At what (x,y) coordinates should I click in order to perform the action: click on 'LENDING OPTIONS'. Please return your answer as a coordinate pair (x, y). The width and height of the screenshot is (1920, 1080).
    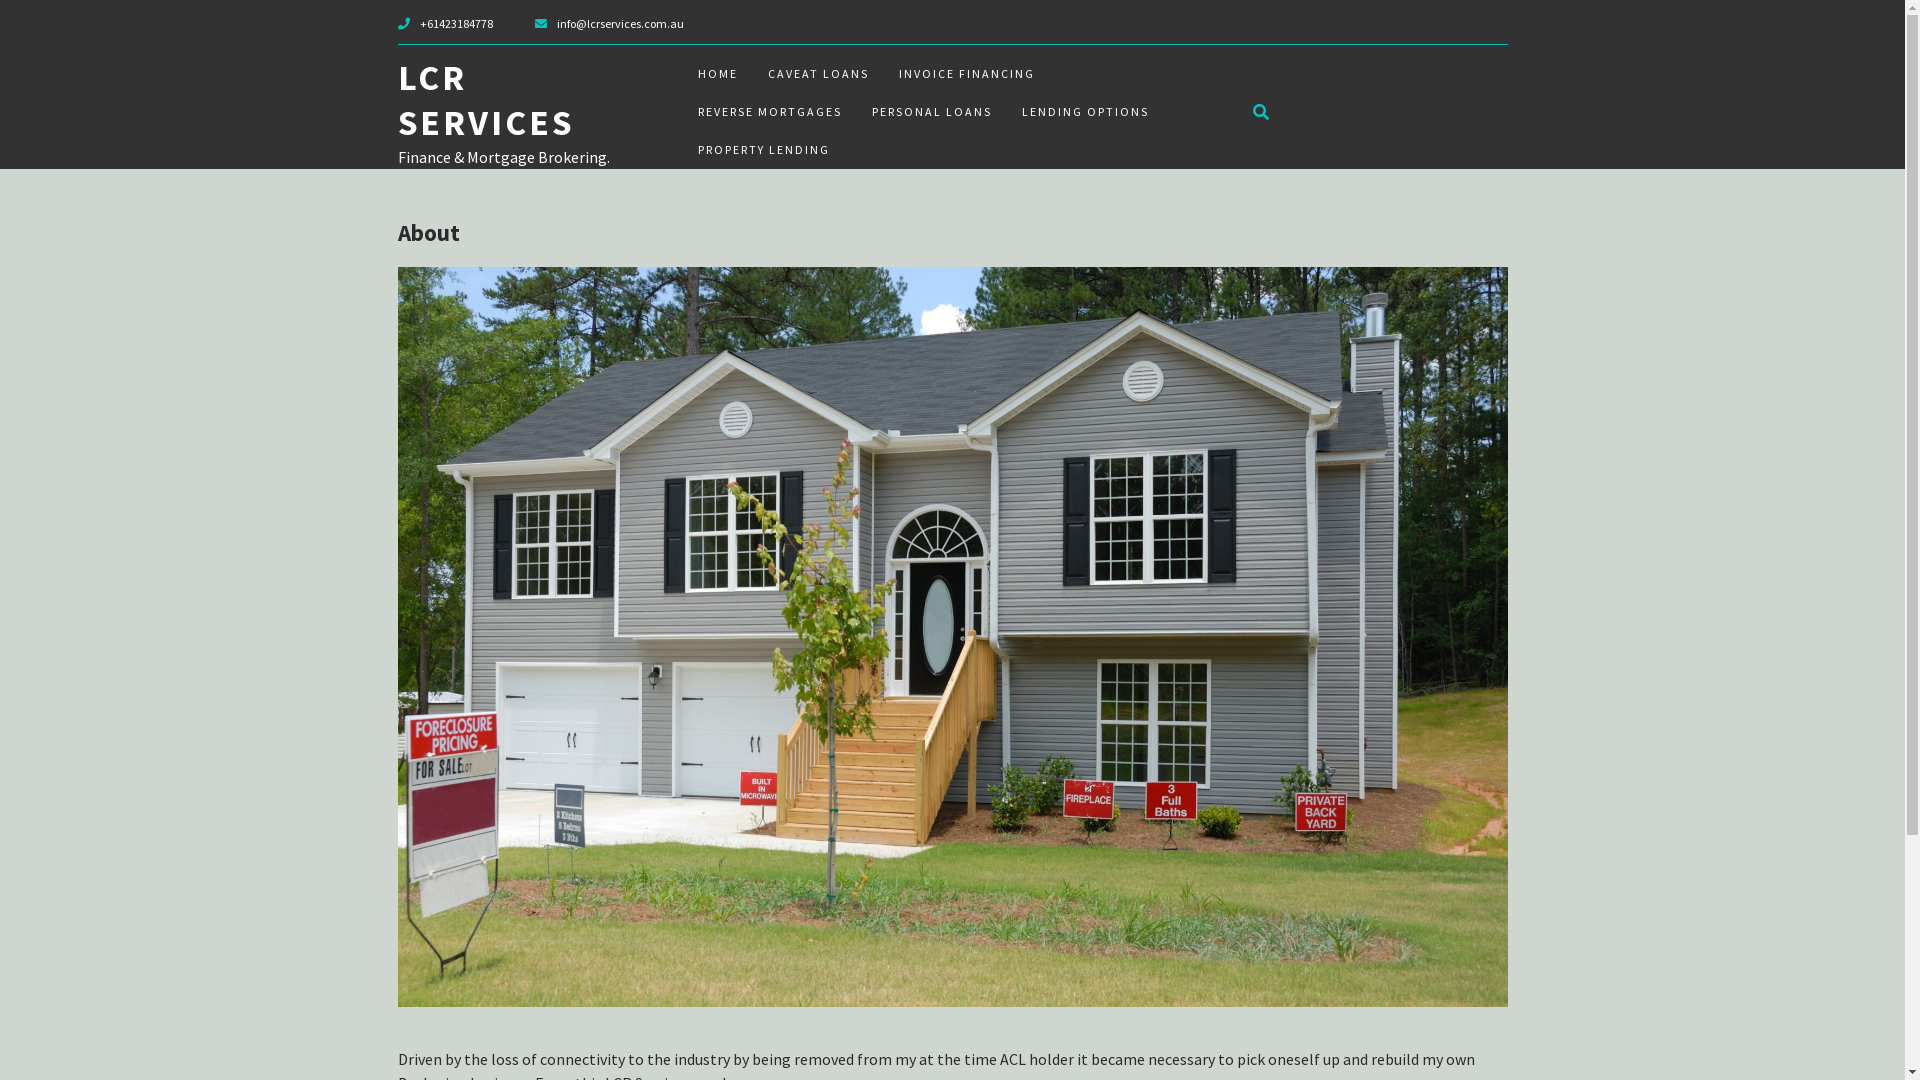
    Looking at the image, I should click on (1083, 111).